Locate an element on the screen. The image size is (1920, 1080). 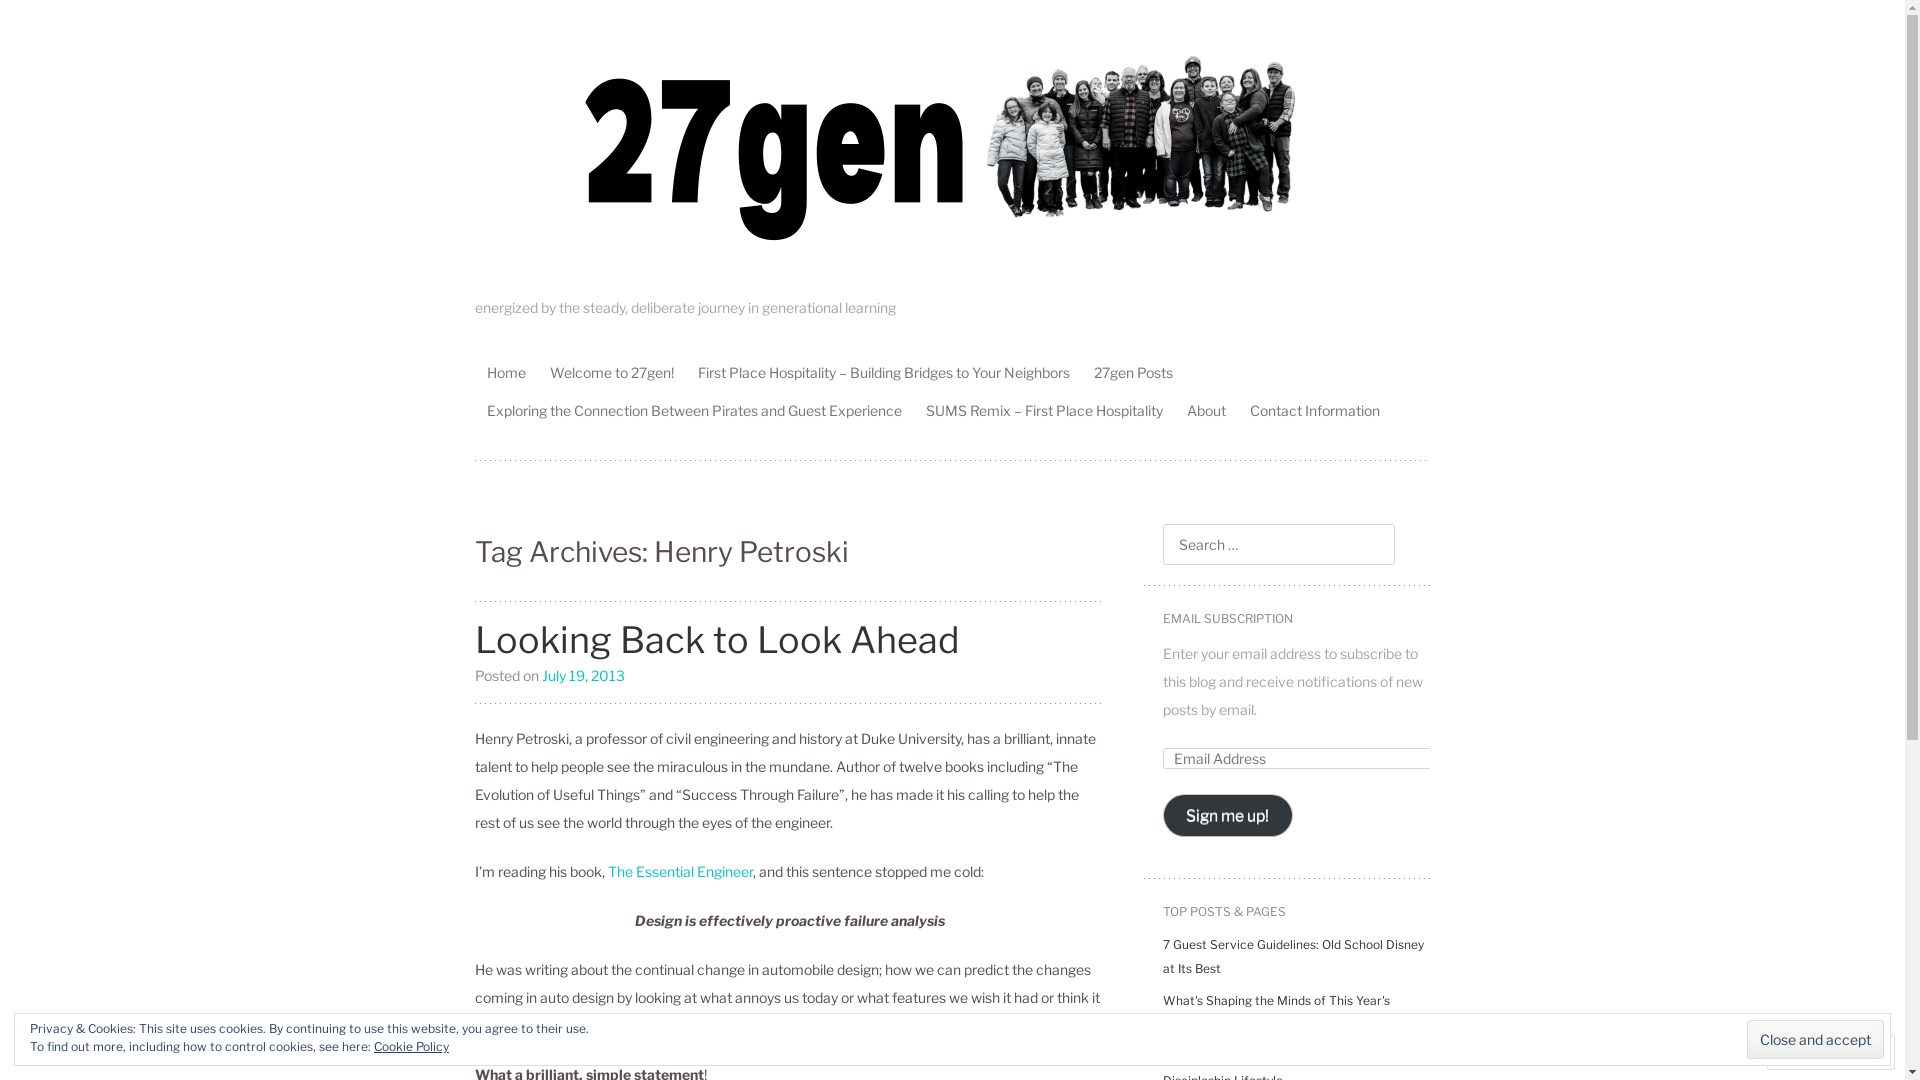
'27gen Posts' is located at coordinates (1133, 371).